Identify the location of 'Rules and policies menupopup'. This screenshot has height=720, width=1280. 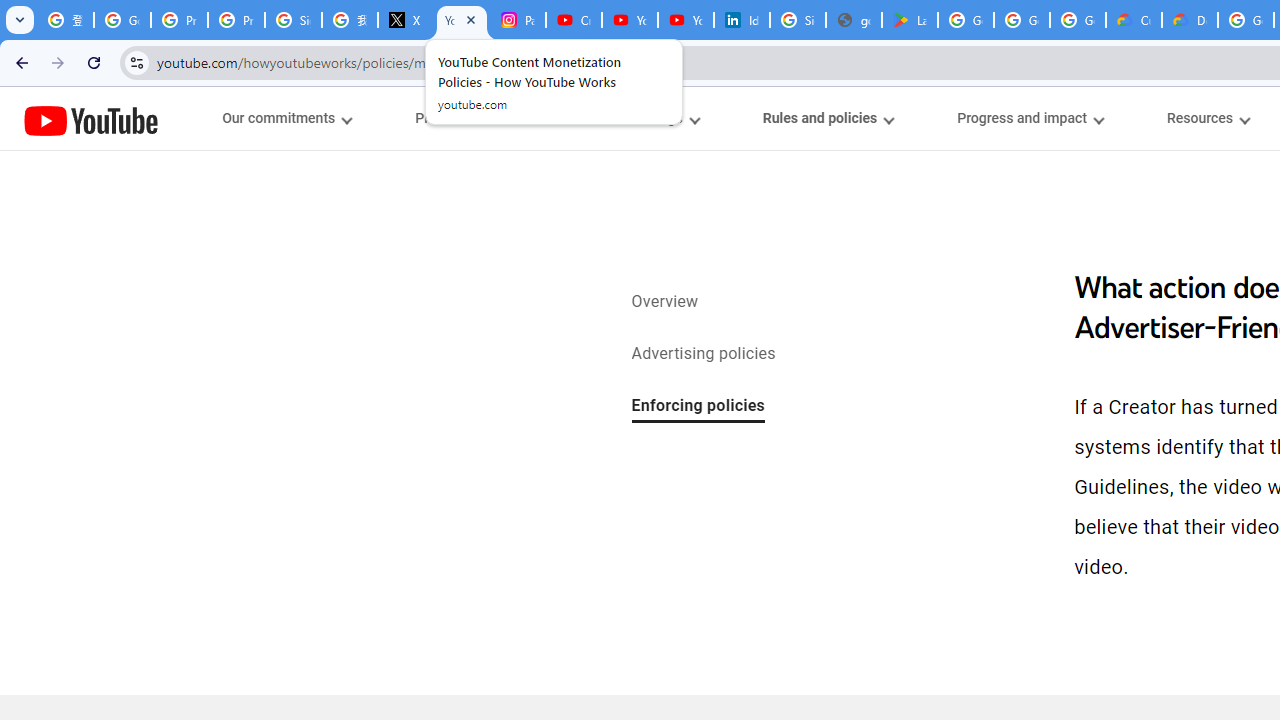
(827, 118).